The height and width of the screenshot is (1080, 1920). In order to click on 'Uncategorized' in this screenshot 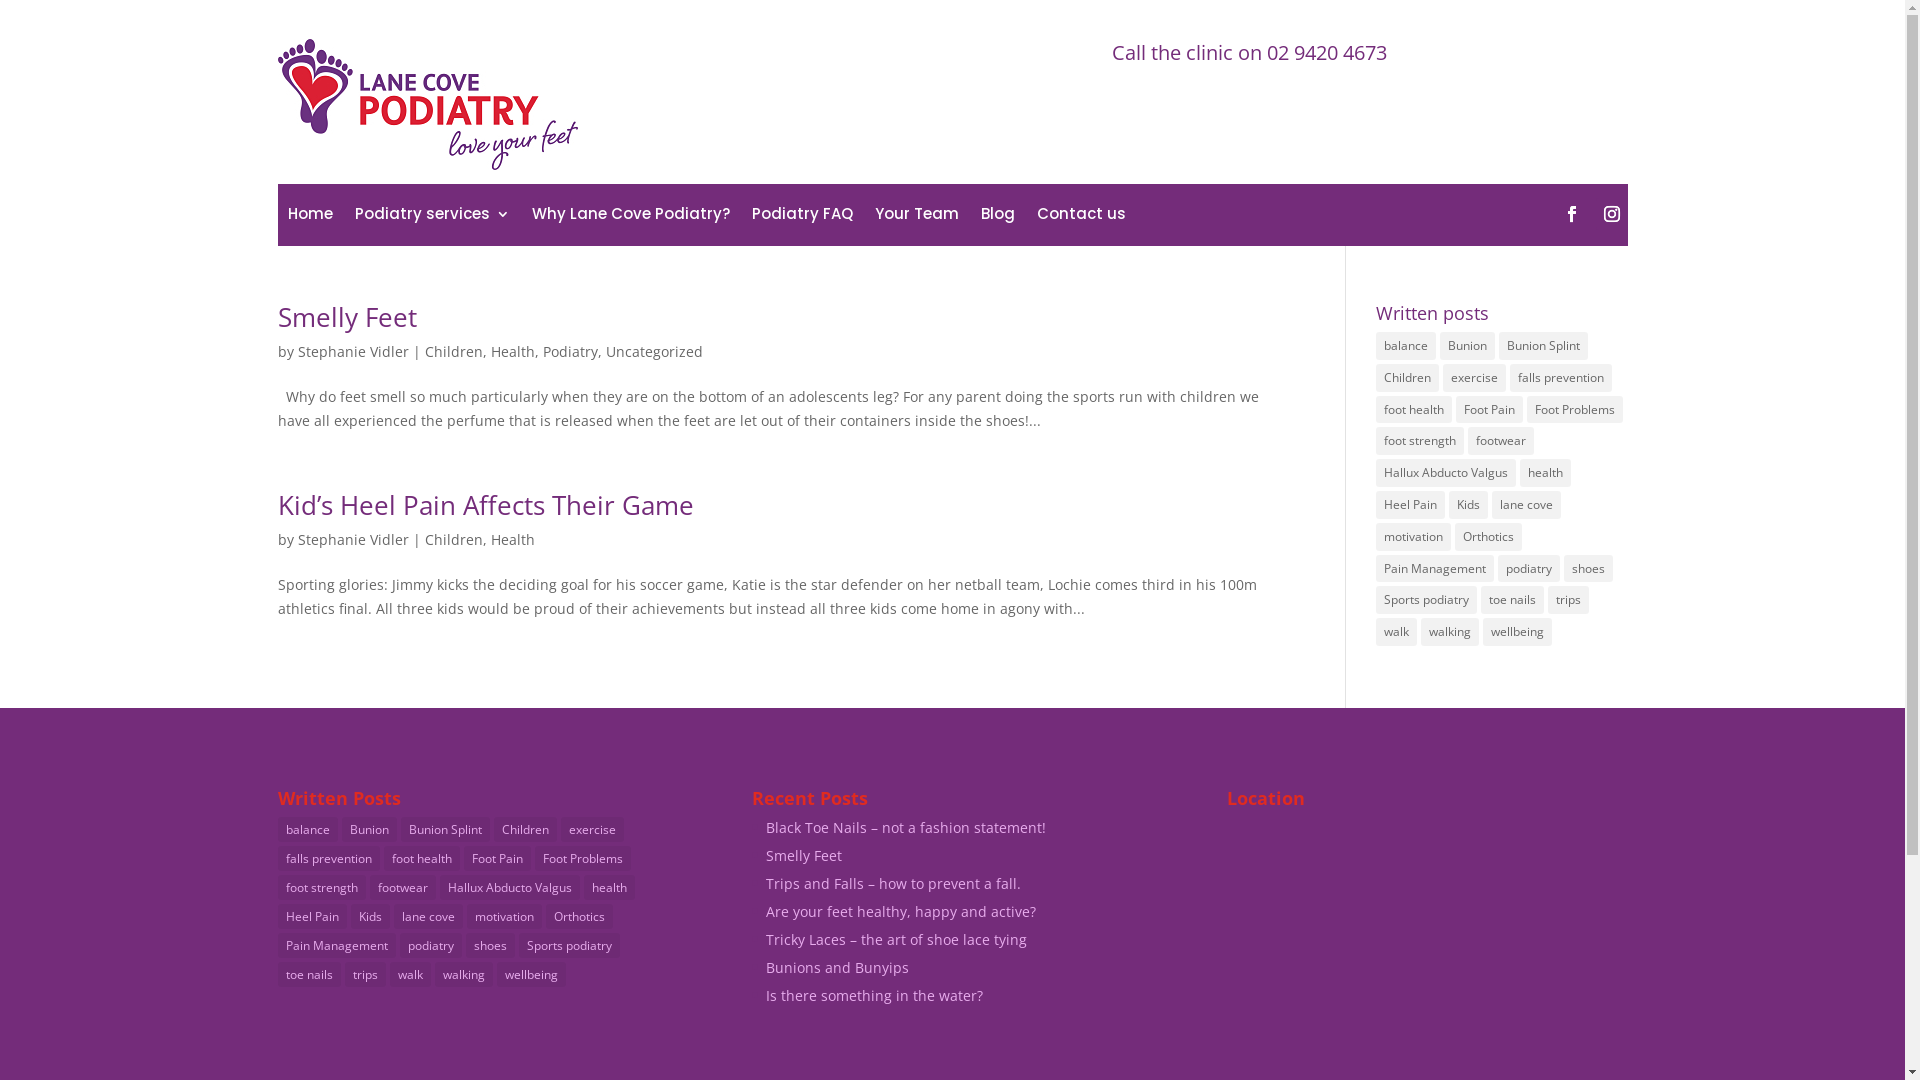, I will do `click(654, 350)`.